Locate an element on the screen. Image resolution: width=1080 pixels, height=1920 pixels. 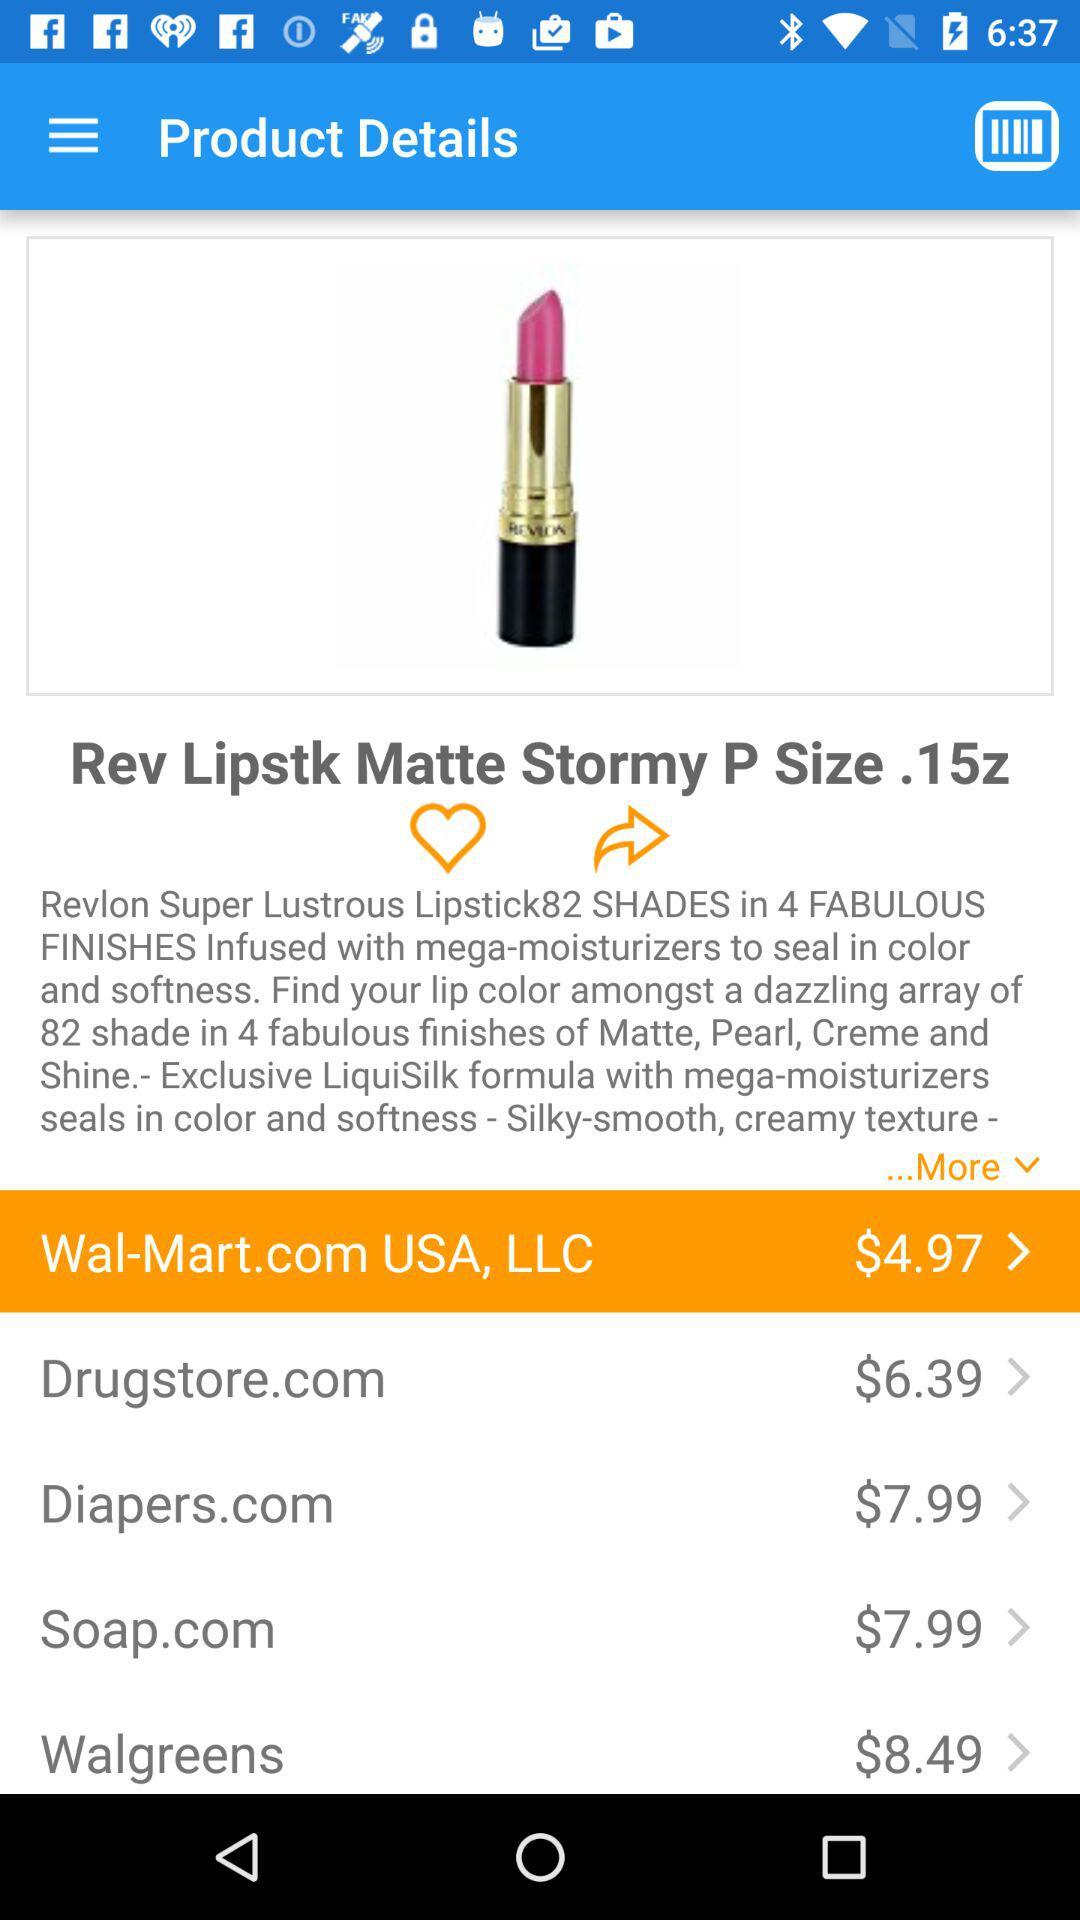
share the article is located at coordinates (631, 838).